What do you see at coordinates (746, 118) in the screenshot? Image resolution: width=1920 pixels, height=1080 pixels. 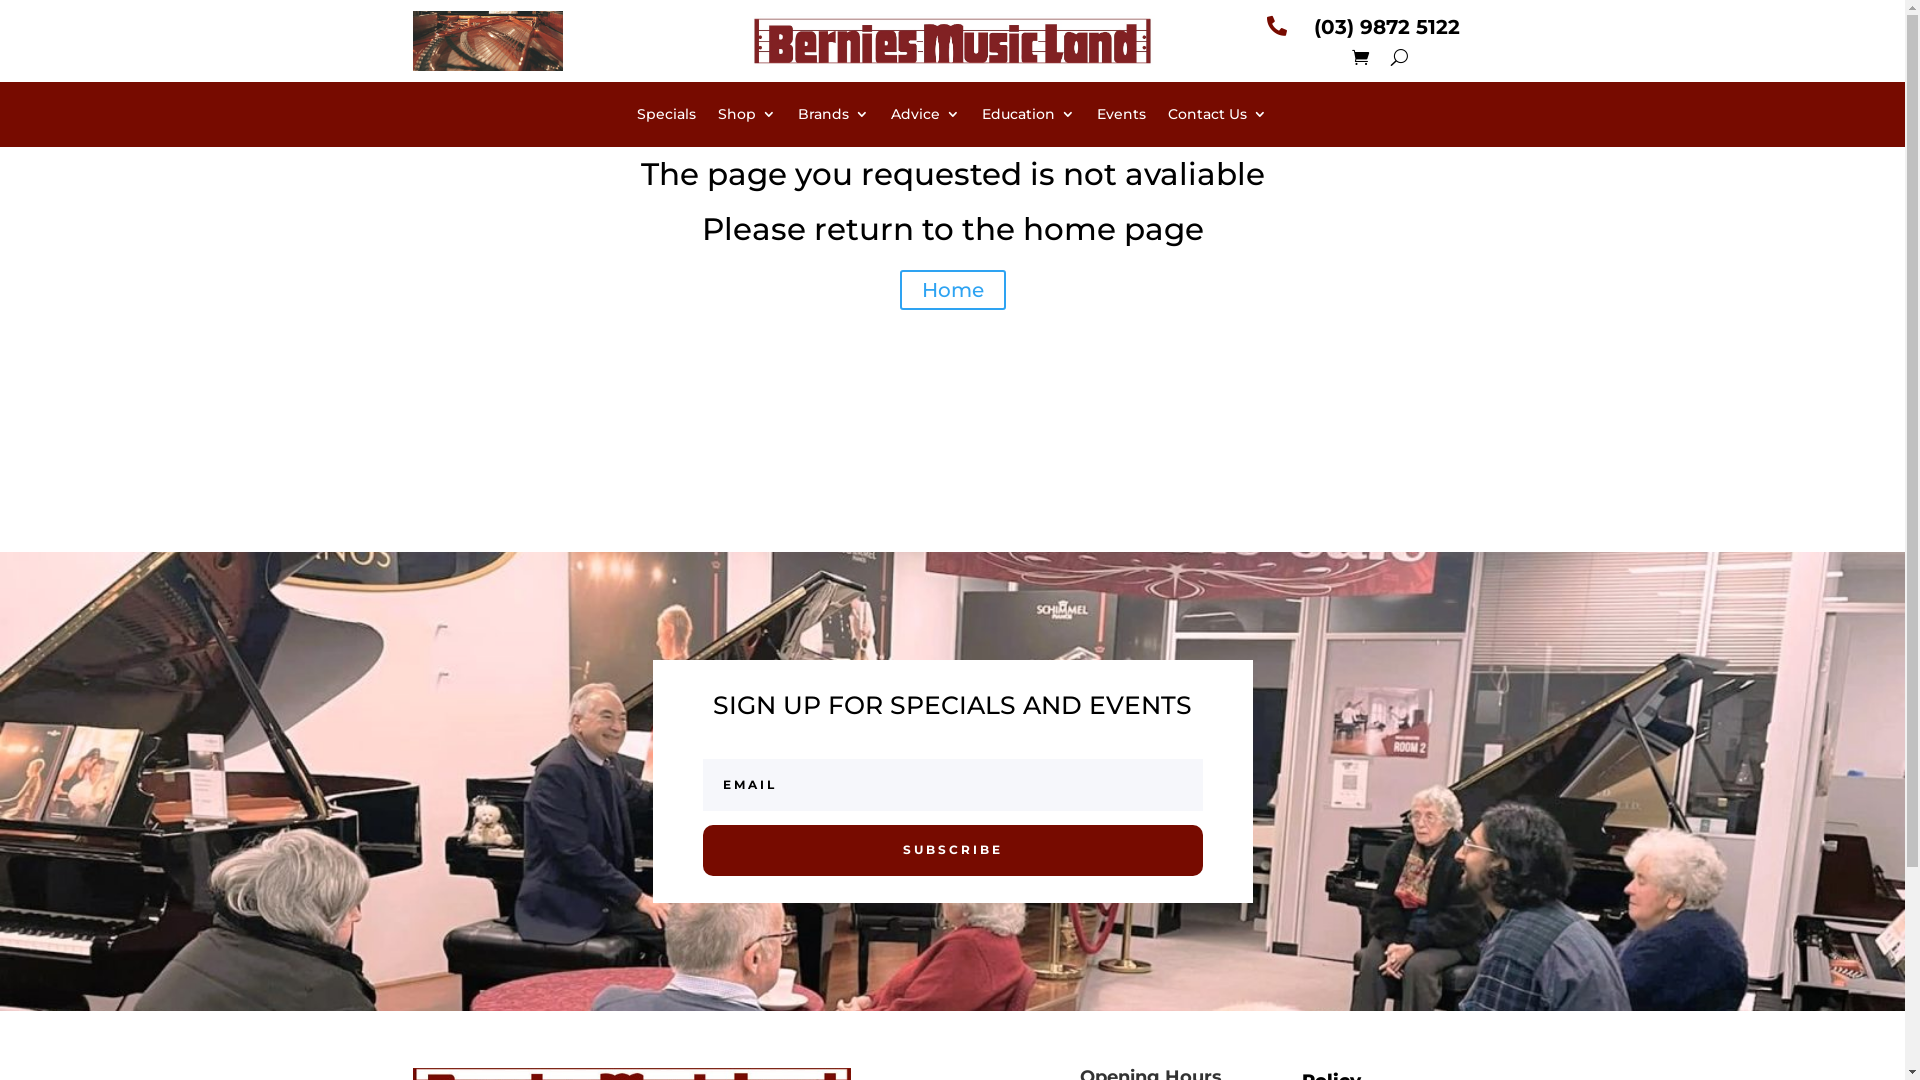 I see `'Shop'` at bounding box center [746, 118].